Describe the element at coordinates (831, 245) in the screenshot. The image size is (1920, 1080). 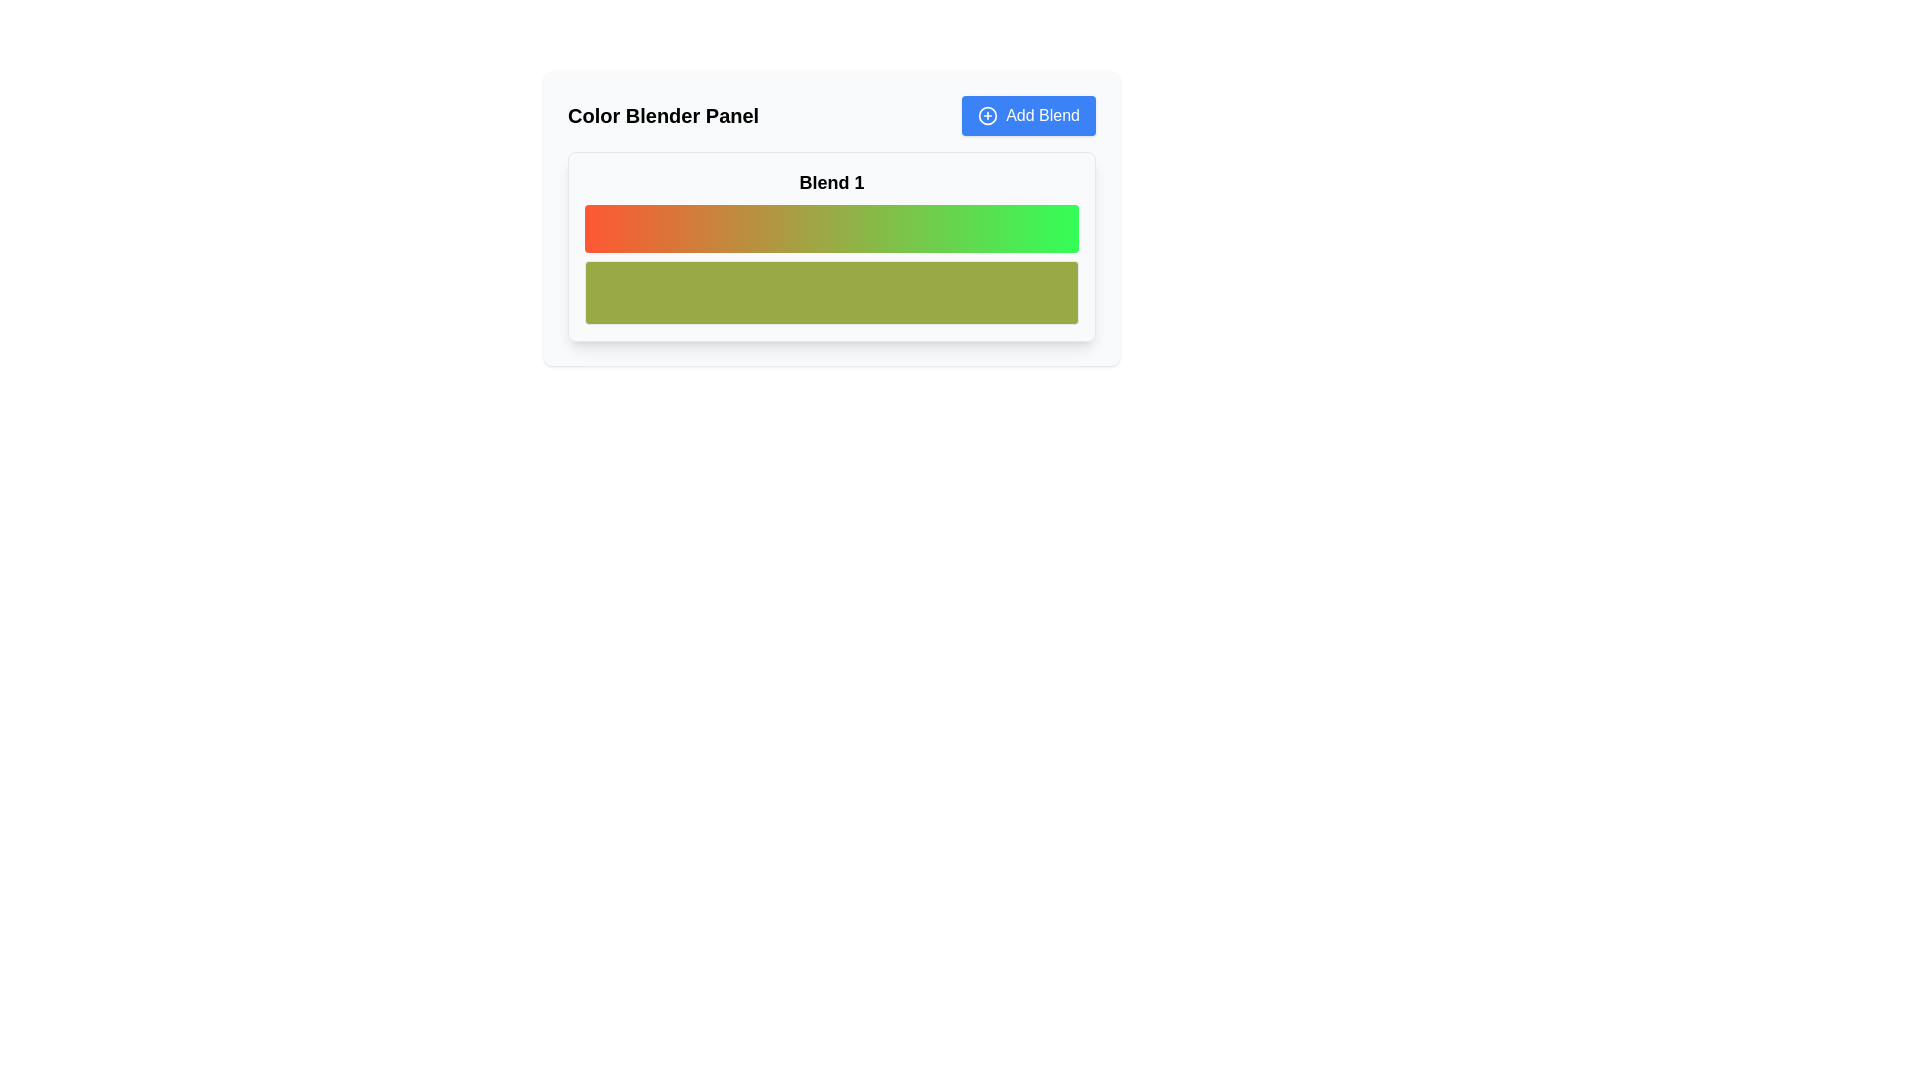
I see `the vibrant gradient bar beneath the 'Blend 1' title in the 'Color Blender Panel'` at that location.